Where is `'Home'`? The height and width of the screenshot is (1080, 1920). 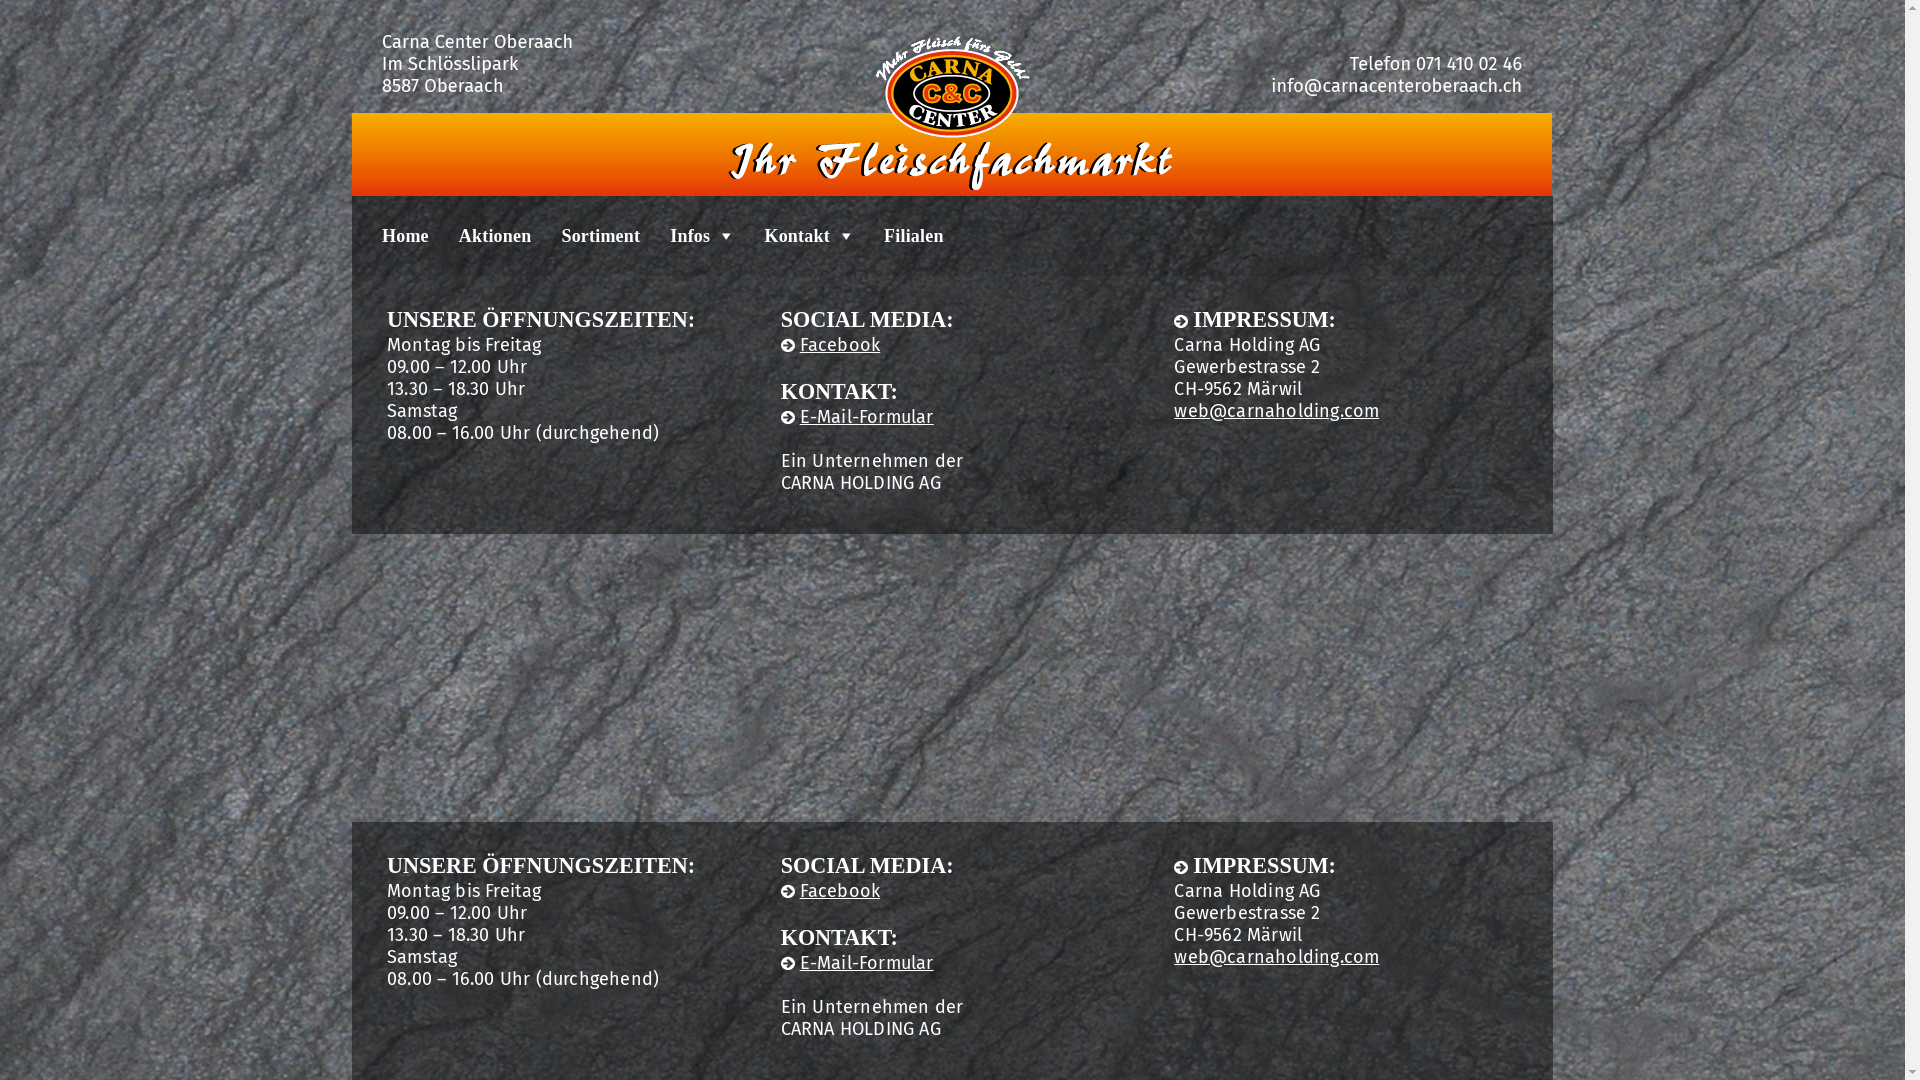 'Home' is located at coordinates (390, 234).